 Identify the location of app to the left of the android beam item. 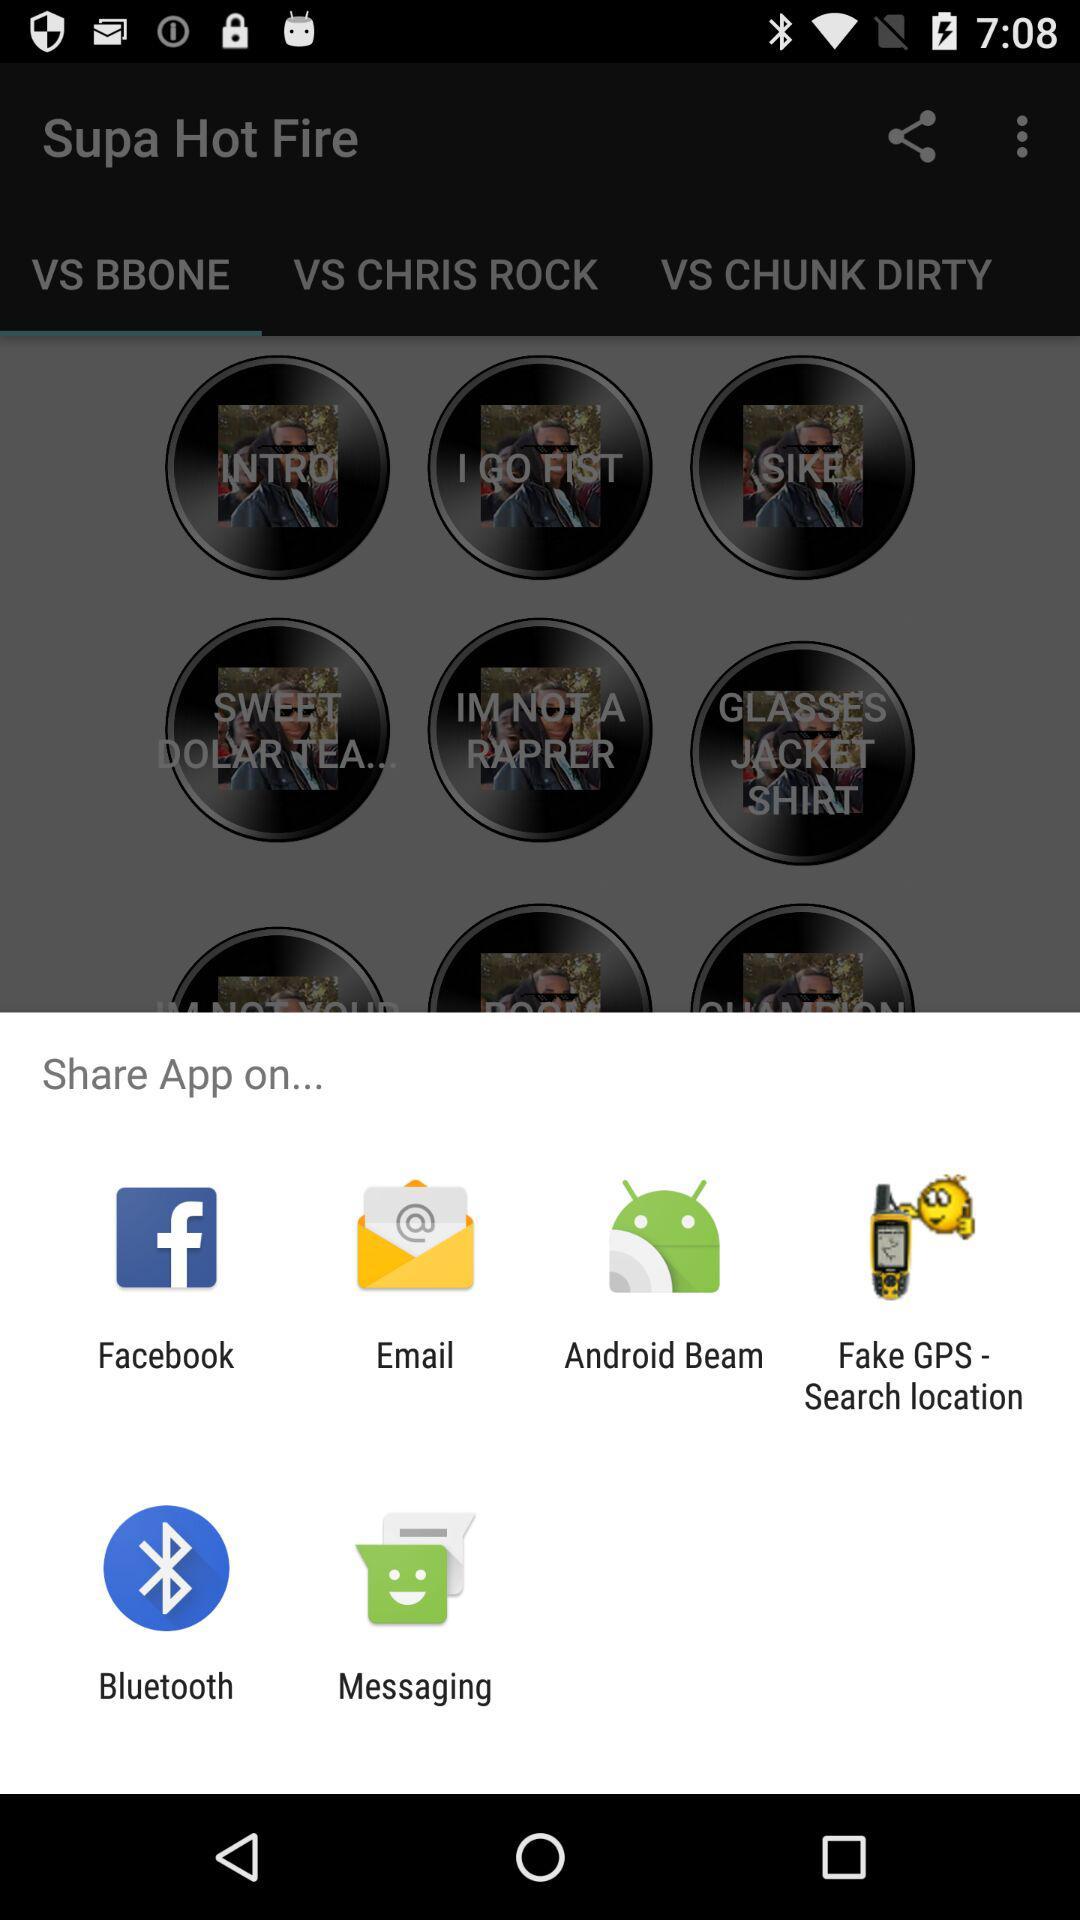
(414, 1374).